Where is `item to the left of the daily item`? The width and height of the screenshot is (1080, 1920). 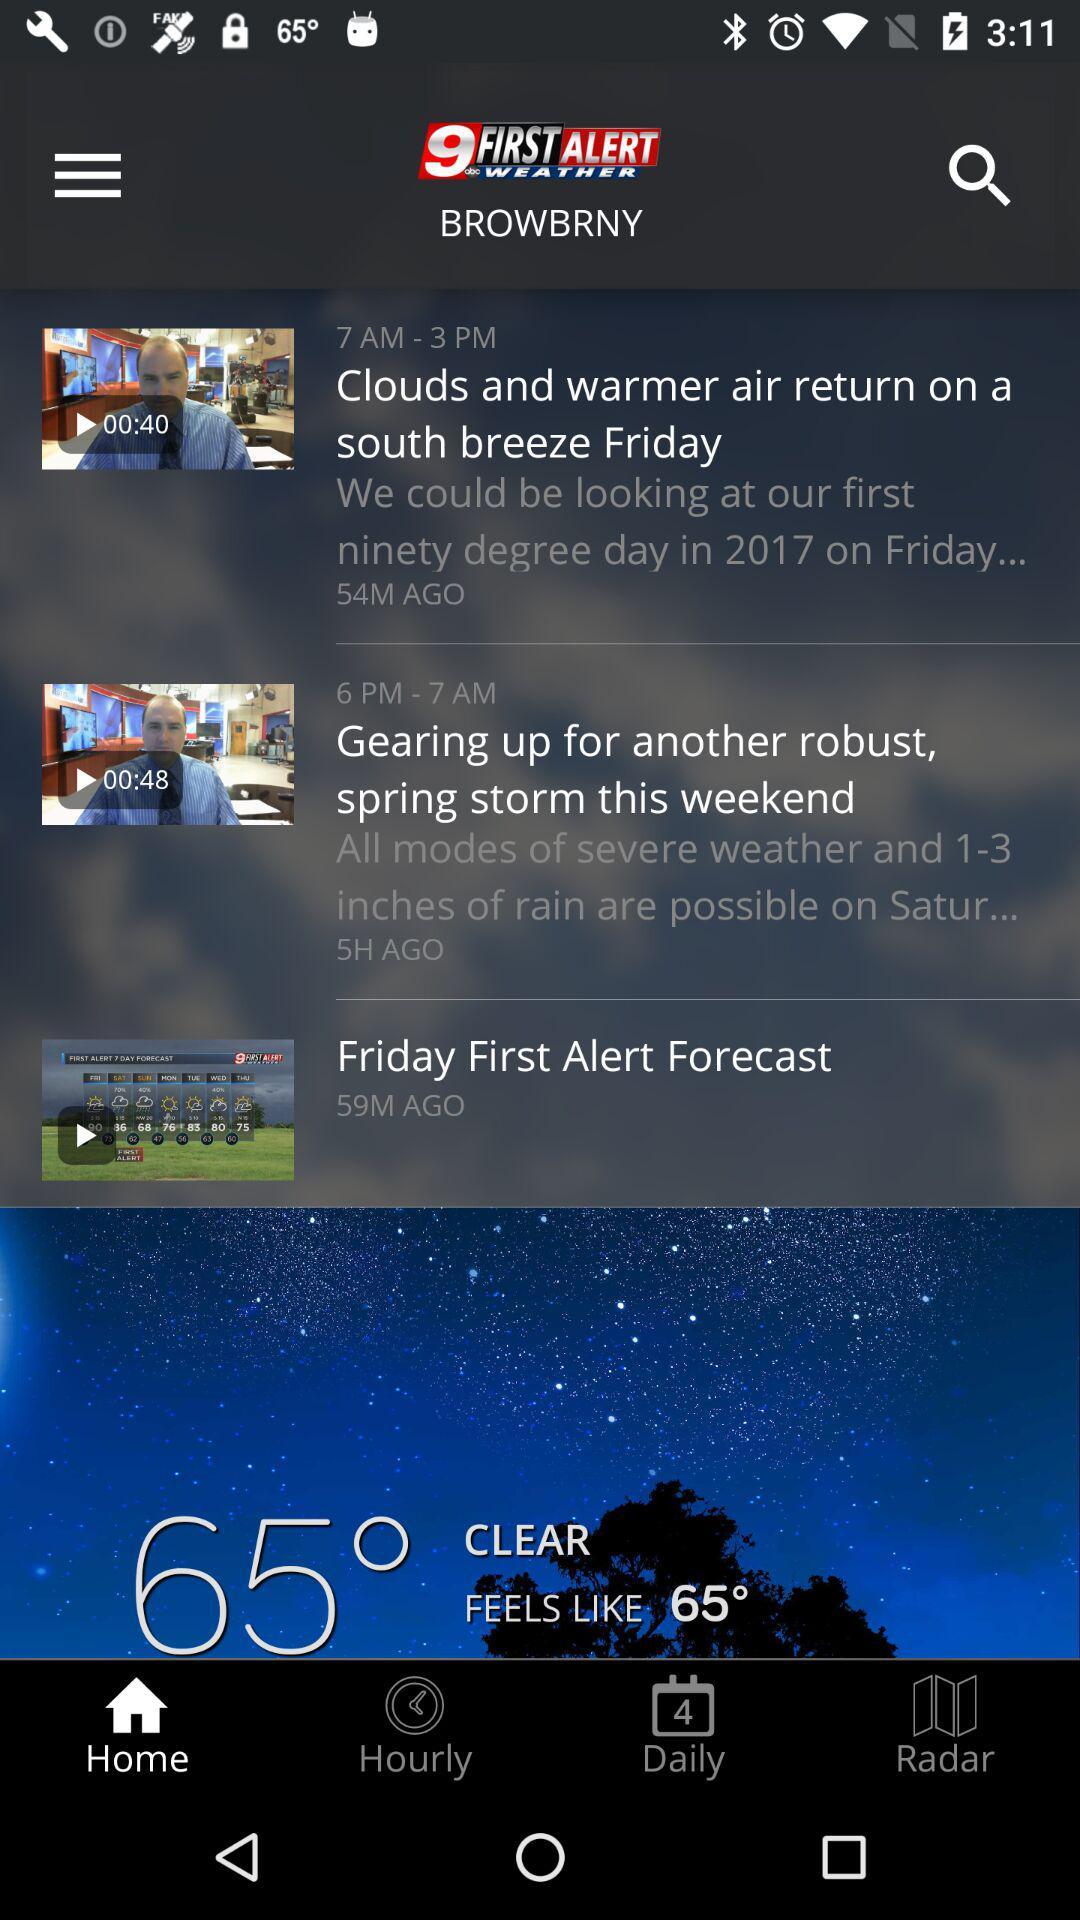
item to the left of the daily item is located at coordinates (413, 1726).